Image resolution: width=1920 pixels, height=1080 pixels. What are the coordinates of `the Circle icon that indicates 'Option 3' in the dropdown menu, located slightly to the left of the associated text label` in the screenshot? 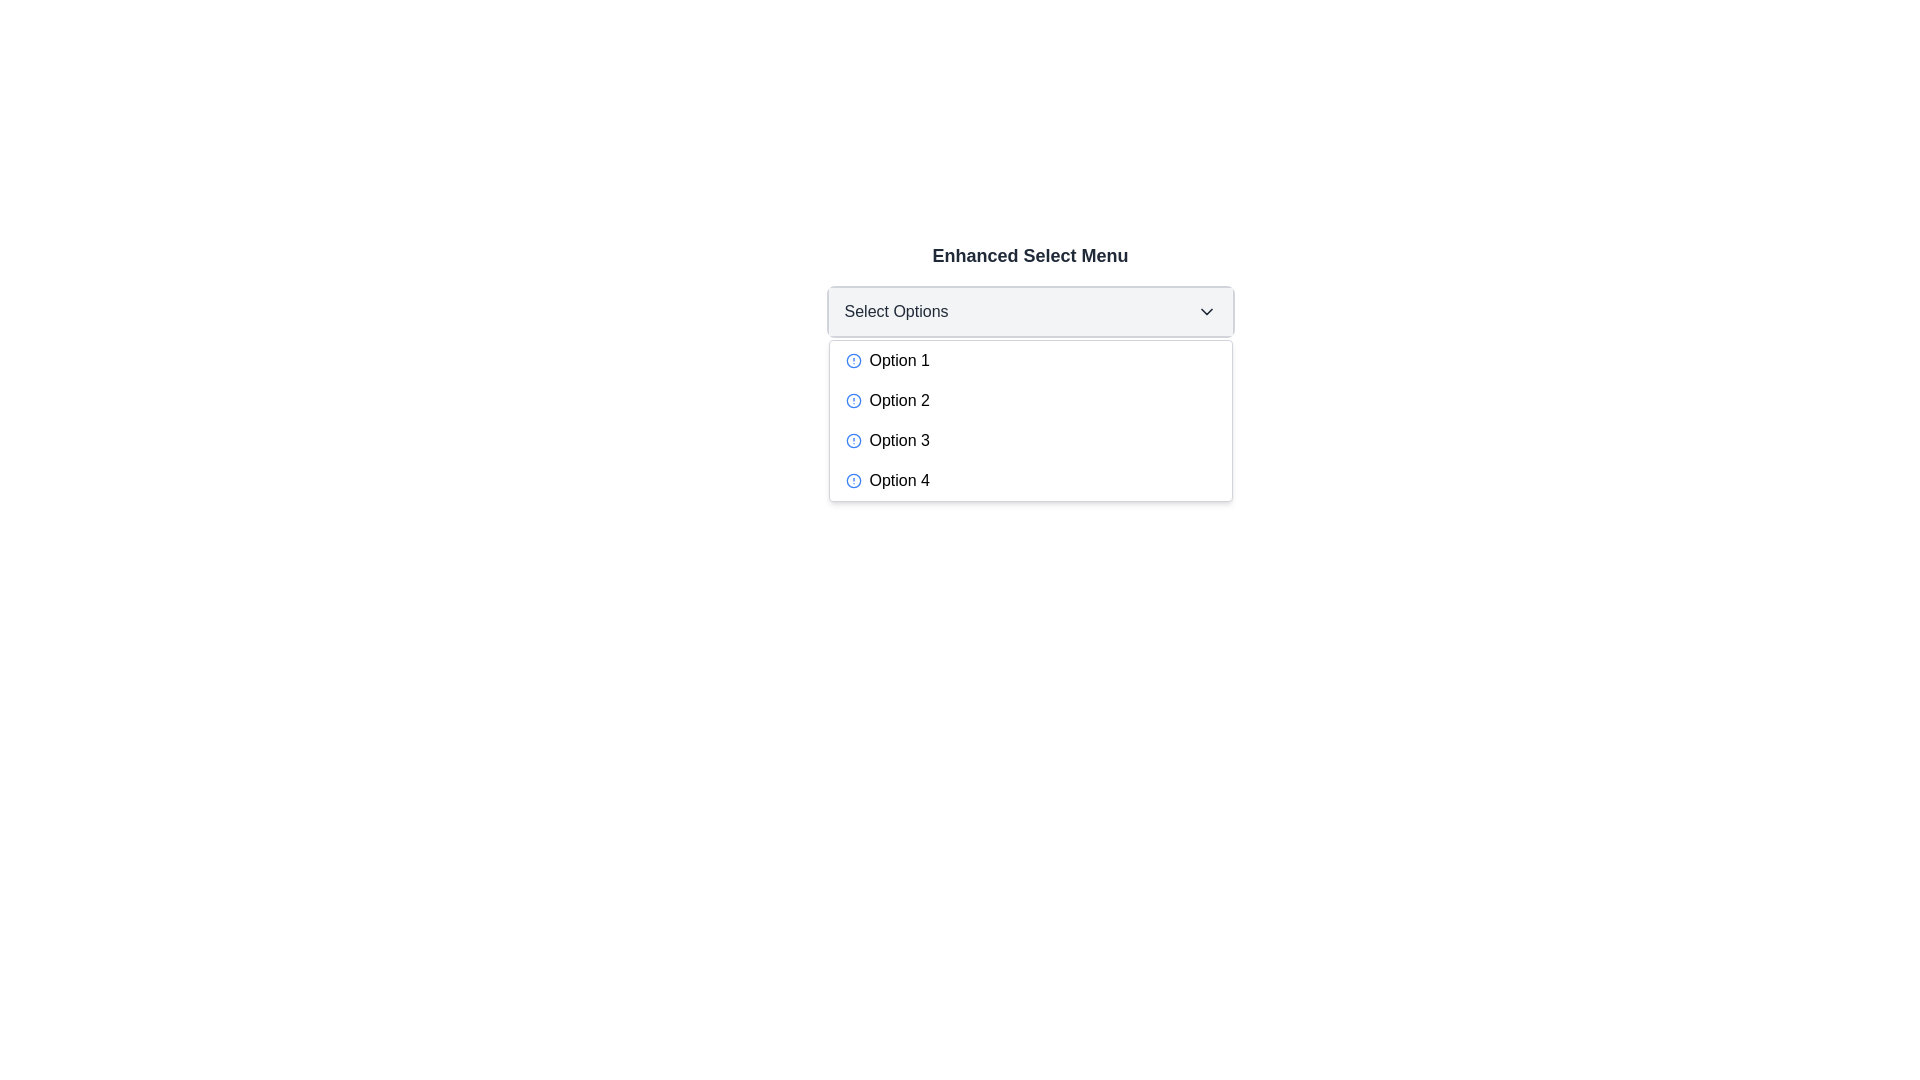 It's located at (853, 439).